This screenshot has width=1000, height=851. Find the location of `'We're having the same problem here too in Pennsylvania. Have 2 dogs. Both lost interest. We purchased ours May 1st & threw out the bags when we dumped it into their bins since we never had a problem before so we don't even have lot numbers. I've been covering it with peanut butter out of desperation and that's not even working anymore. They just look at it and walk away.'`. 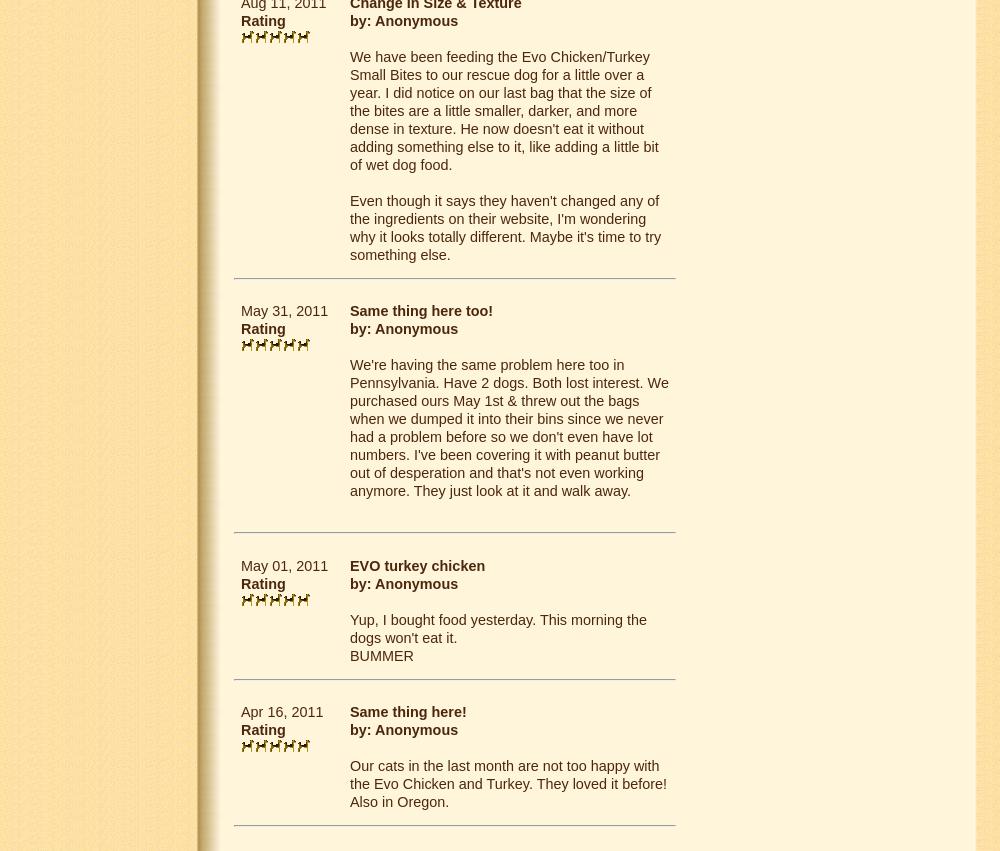

'We're having the same problem here too in Pennsylvania. Have 2 dogs. Both lost interest. We purchased ours May 1st & threw out the bags when we dumped it into their bins since we never had a problem before so we don't even have lot numbers. I've been covering it with peanut butter out of desperation and that's not even working anymore. They just look at it and walk away.' is located at coordinates (509, 427).